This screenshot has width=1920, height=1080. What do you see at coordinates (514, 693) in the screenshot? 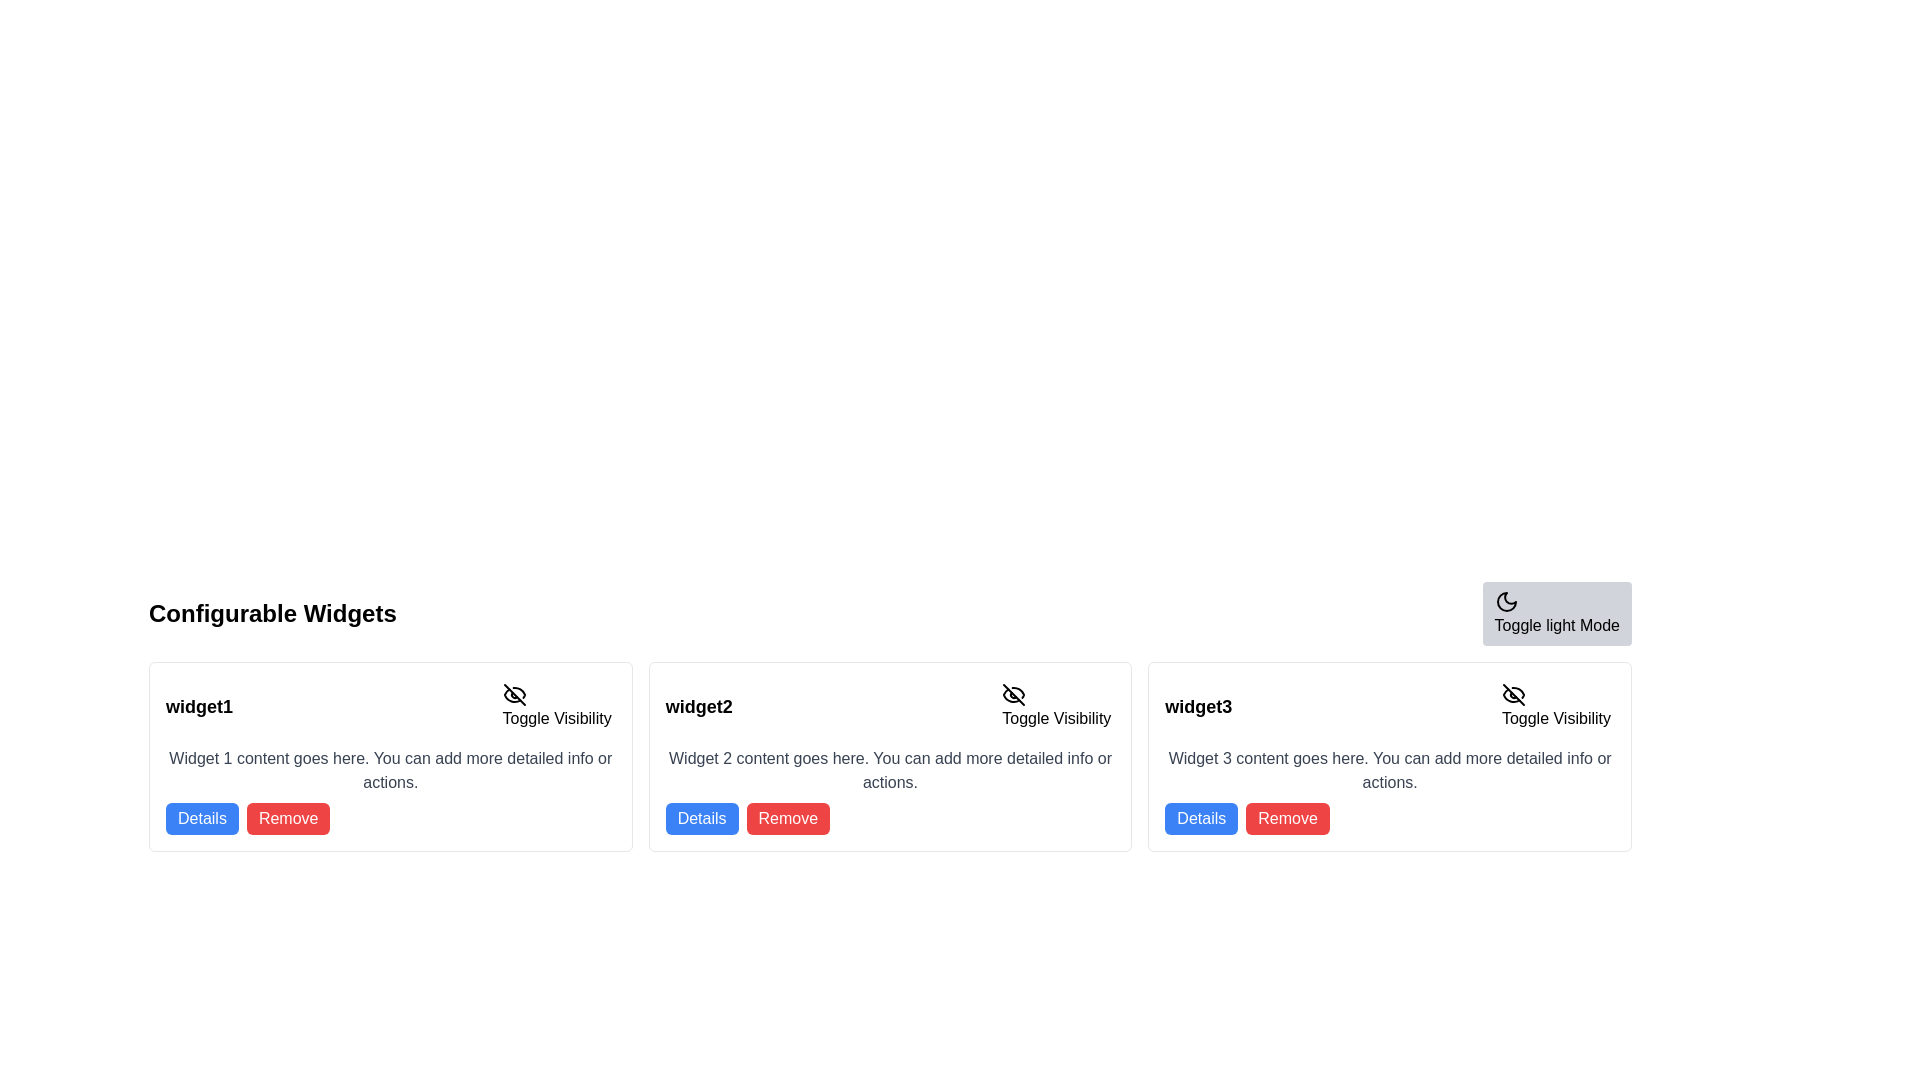
I see `the state of the visibility toggle icon located at the top-center part of the 'widget1' card, which indicates whether the associated widget is currently hidden or not visible` at bounding box center [514, 693].